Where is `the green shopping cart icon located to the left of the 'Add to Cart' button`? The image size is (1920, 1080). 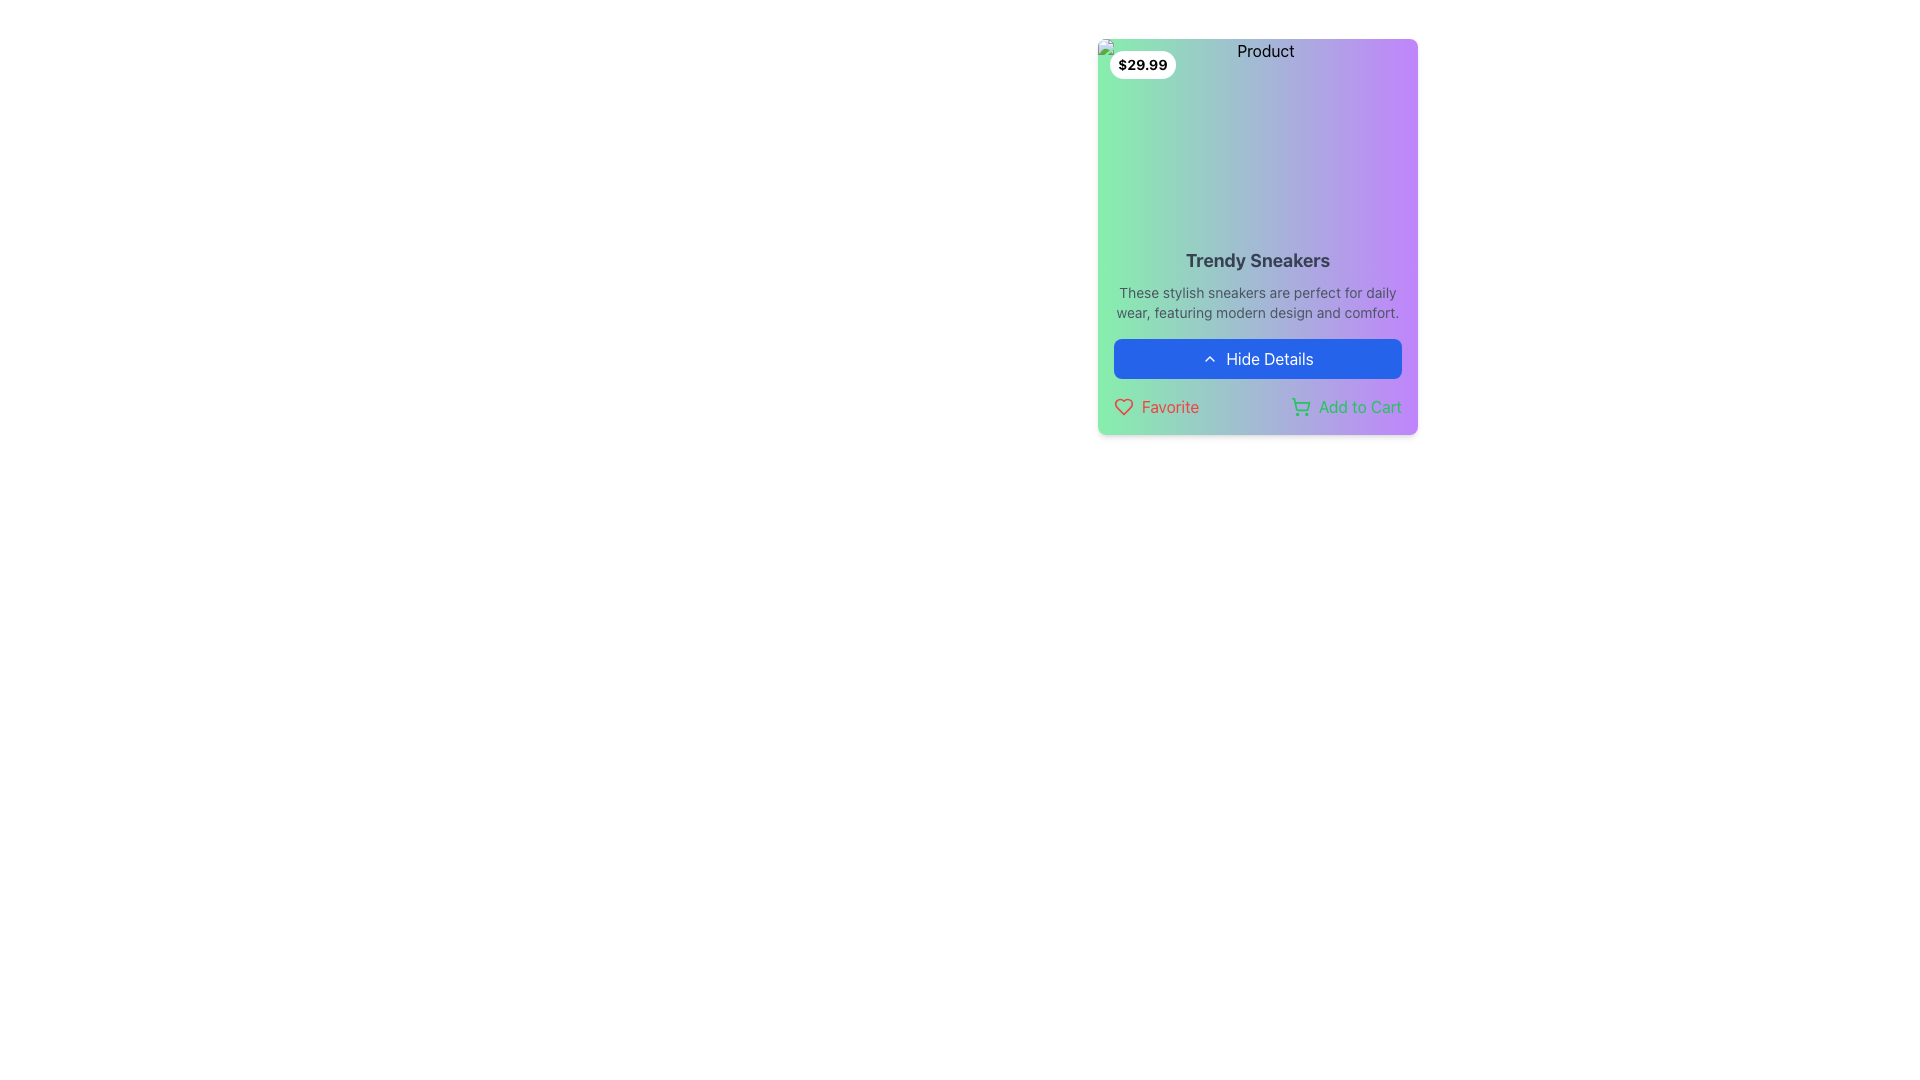
the green shopping cart icon located to the left of the 'Add to Cart' button is located at coordinates (1300, 406).